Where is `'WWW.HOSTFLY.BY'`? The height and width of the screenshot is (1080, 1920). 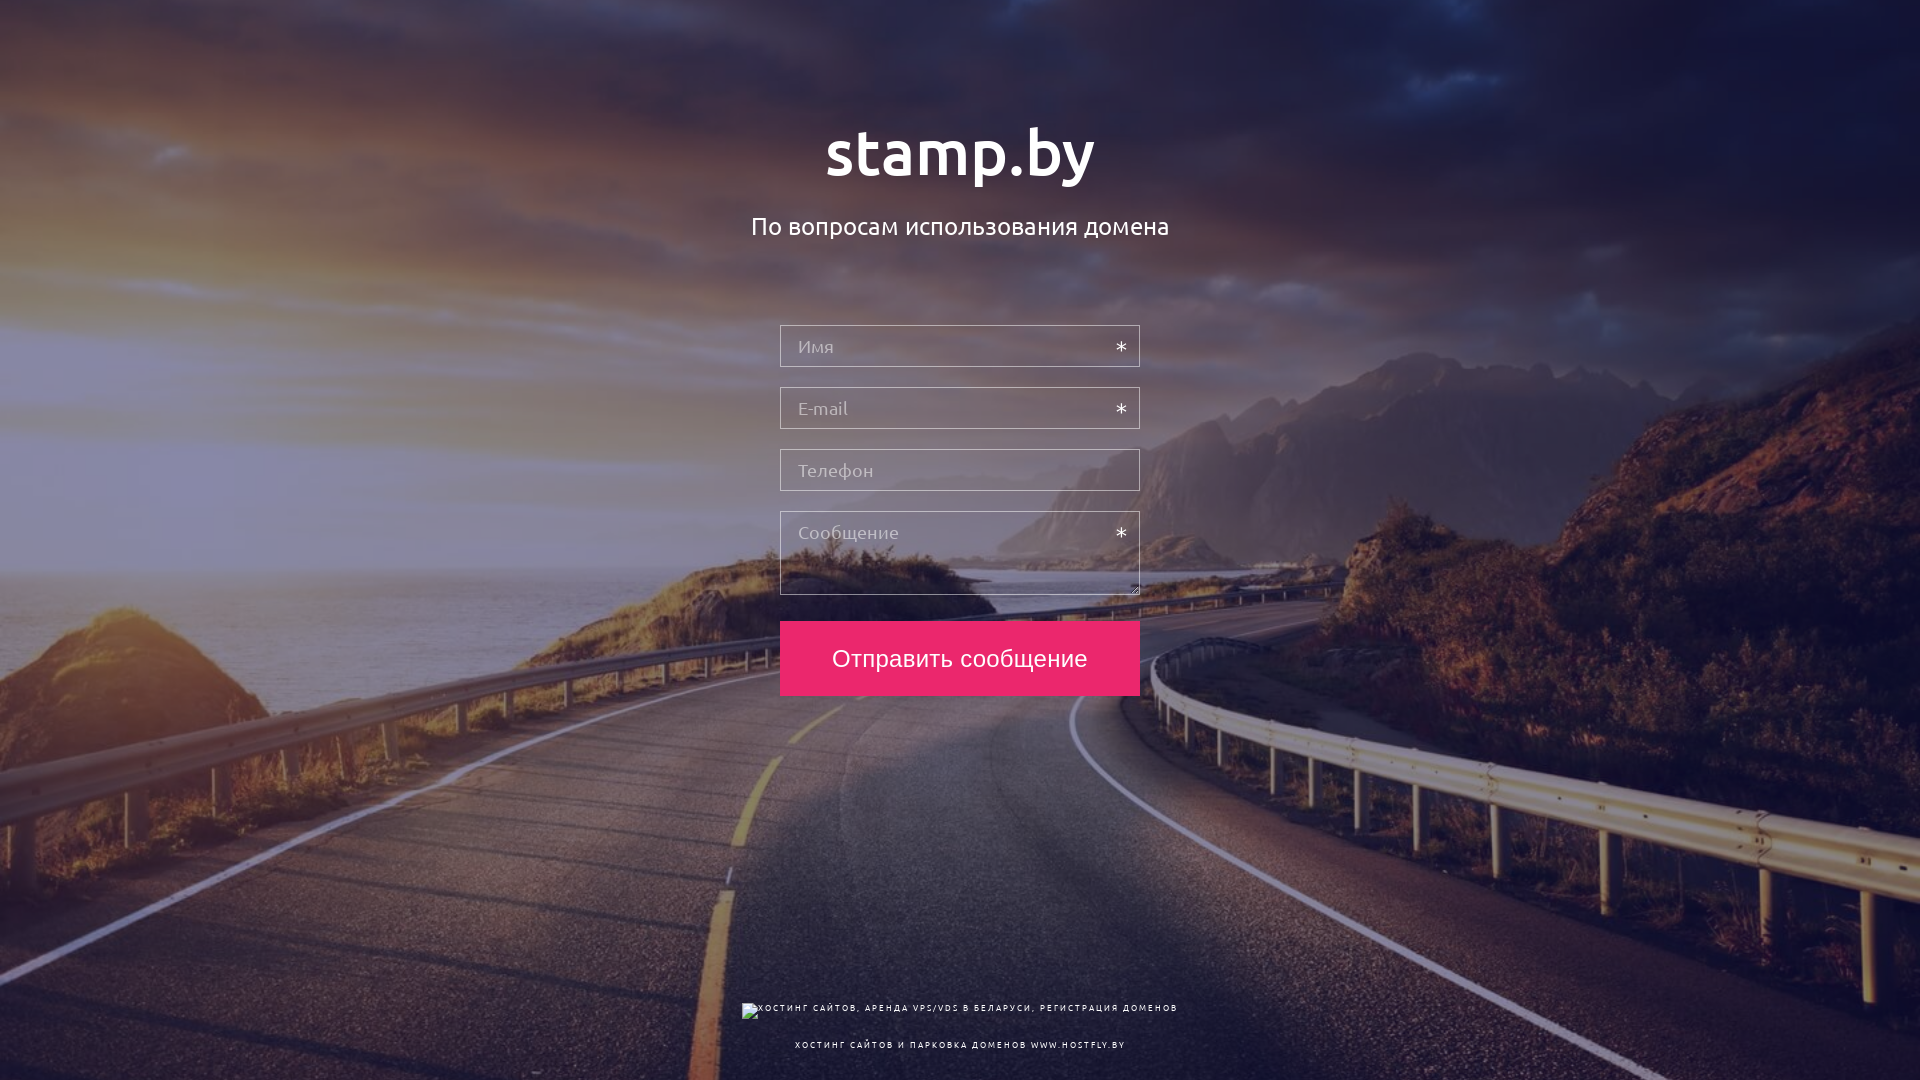
'WWW.HOSTFLY.BY' is located at coordinates (1076, 1043).